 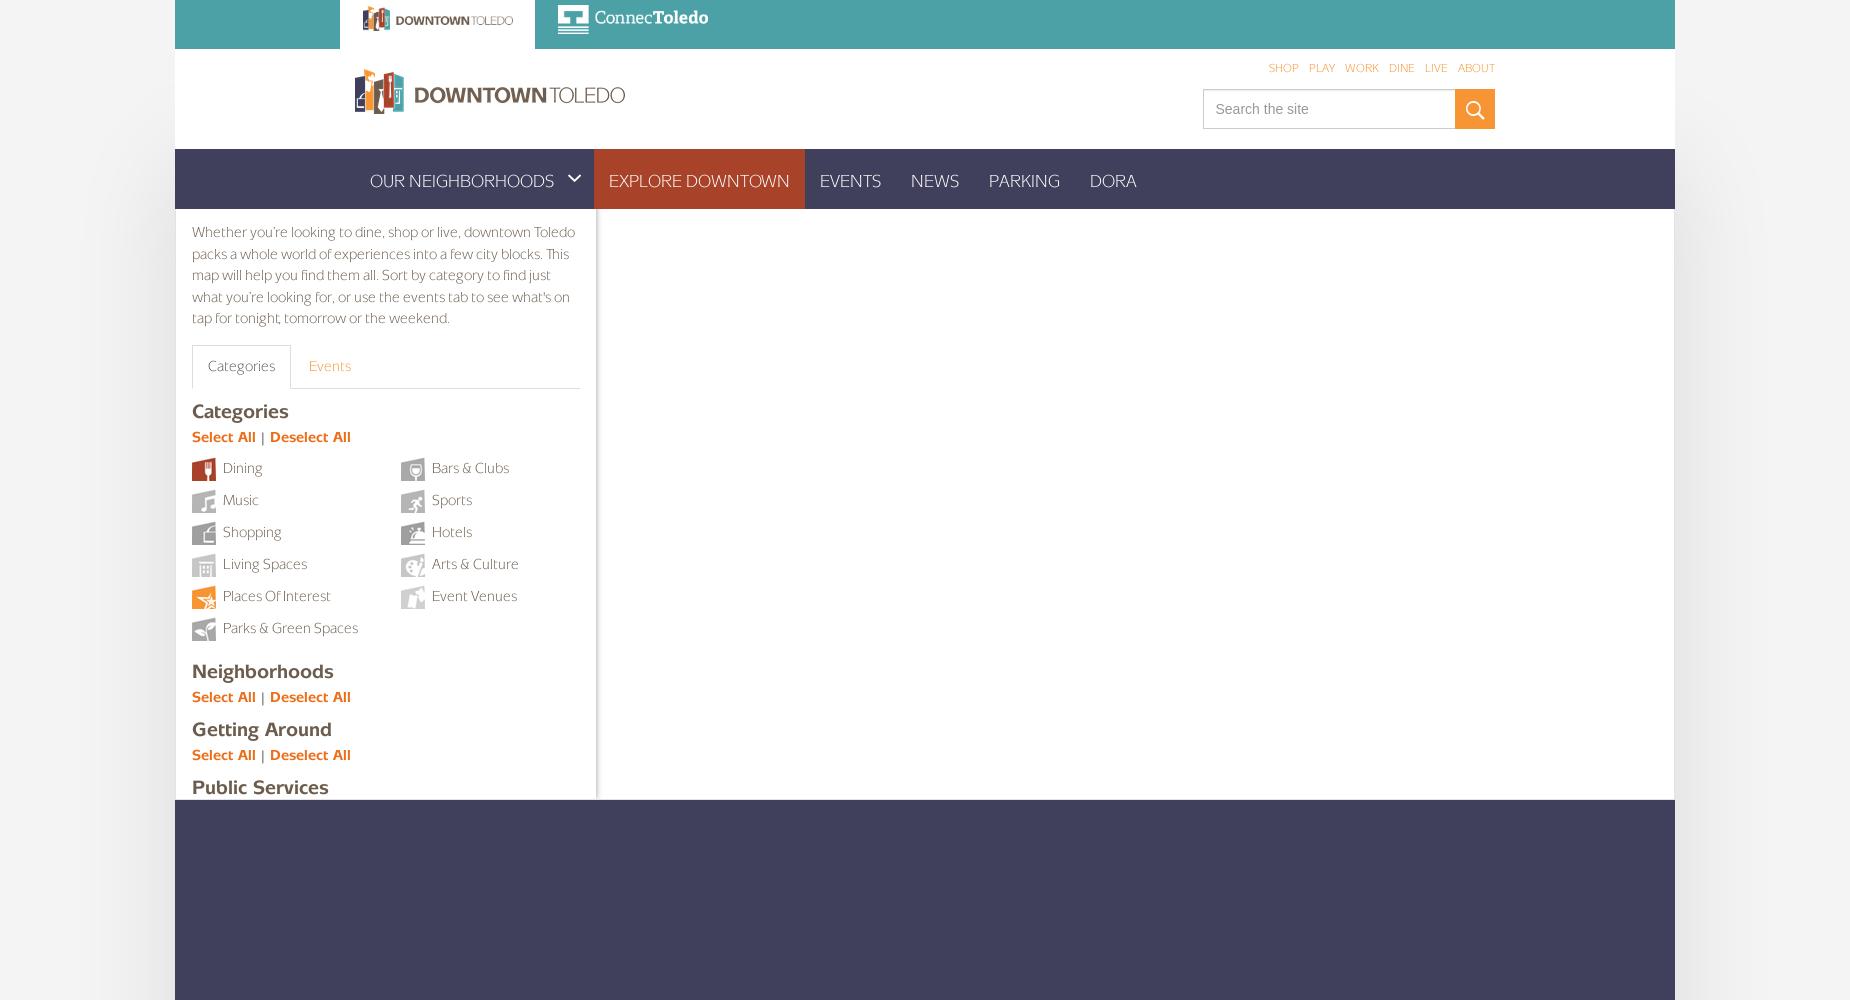 I want to click on 'Event Venues', so click(x=428, y=594).